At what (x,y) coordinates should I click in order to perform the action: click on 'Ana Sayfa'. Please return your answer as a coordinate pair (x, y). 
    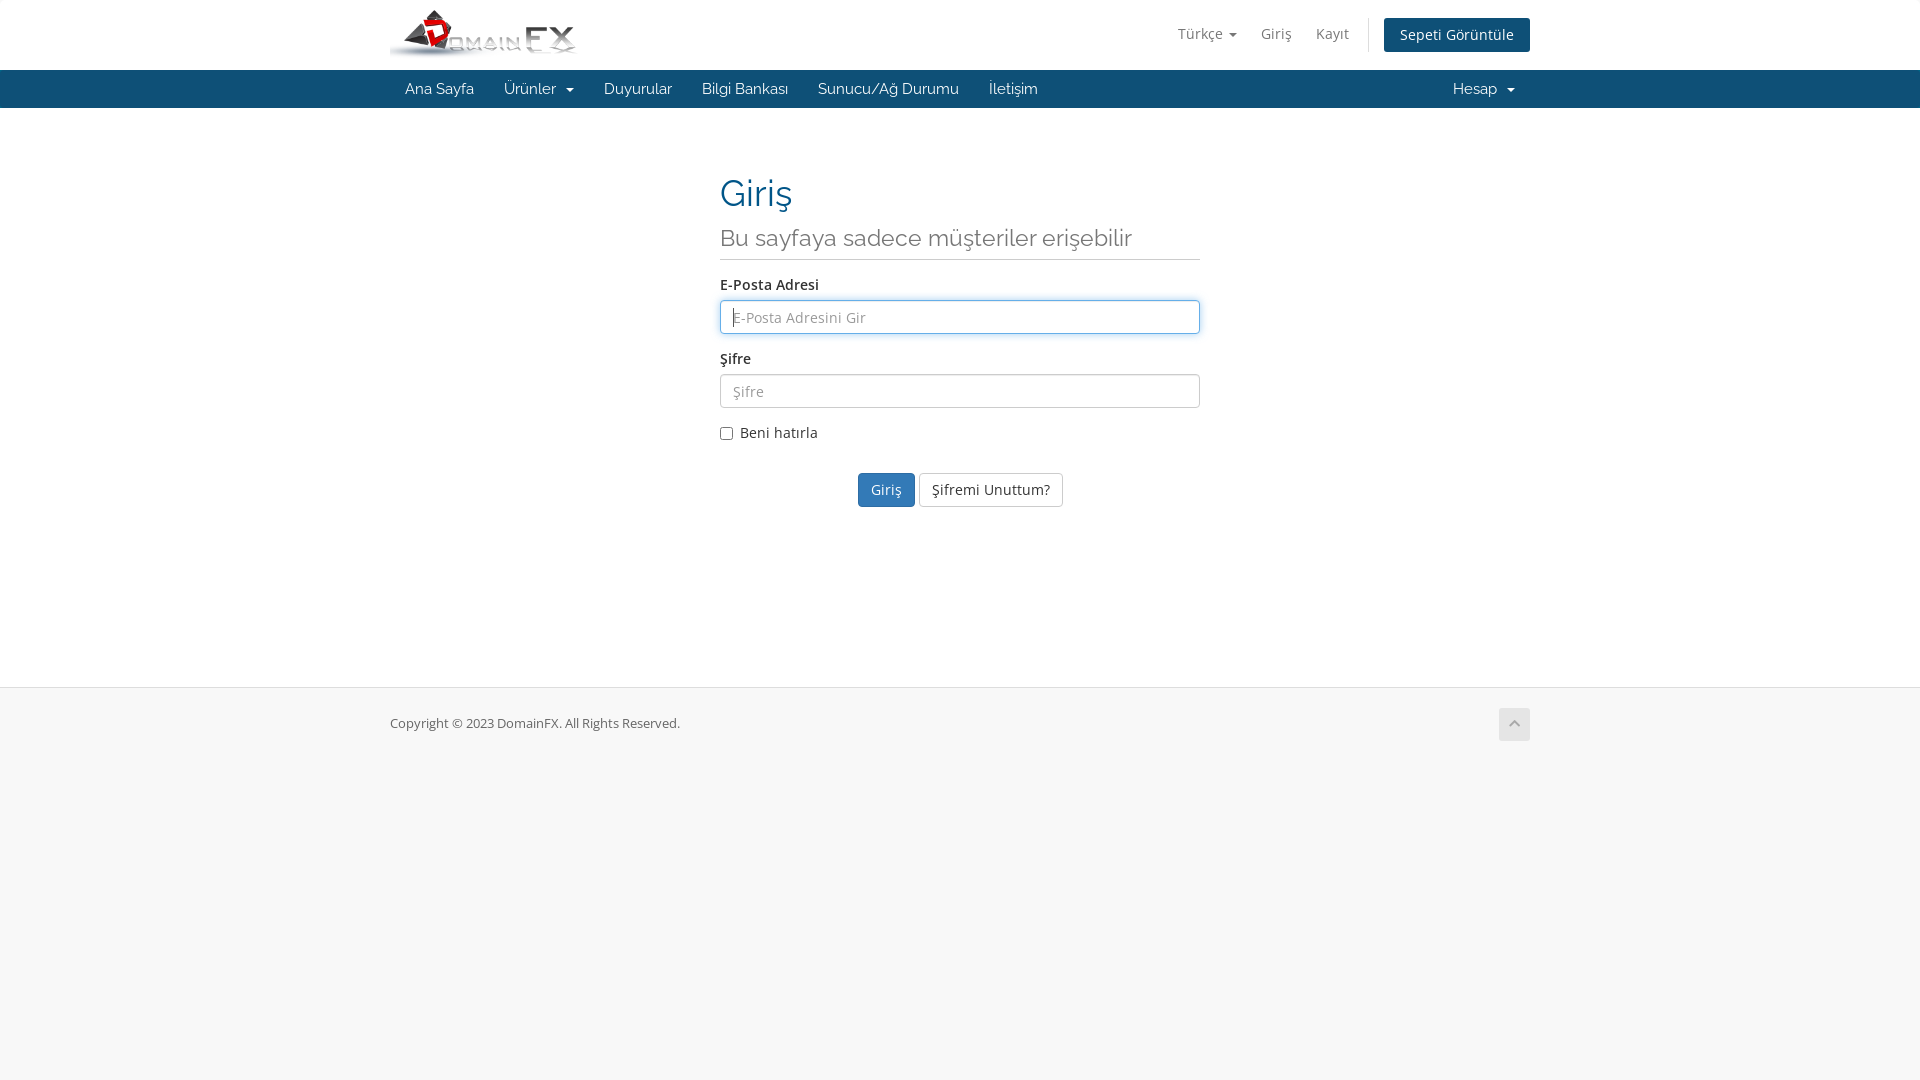
    Looking at the image, I should click on (389, 87).